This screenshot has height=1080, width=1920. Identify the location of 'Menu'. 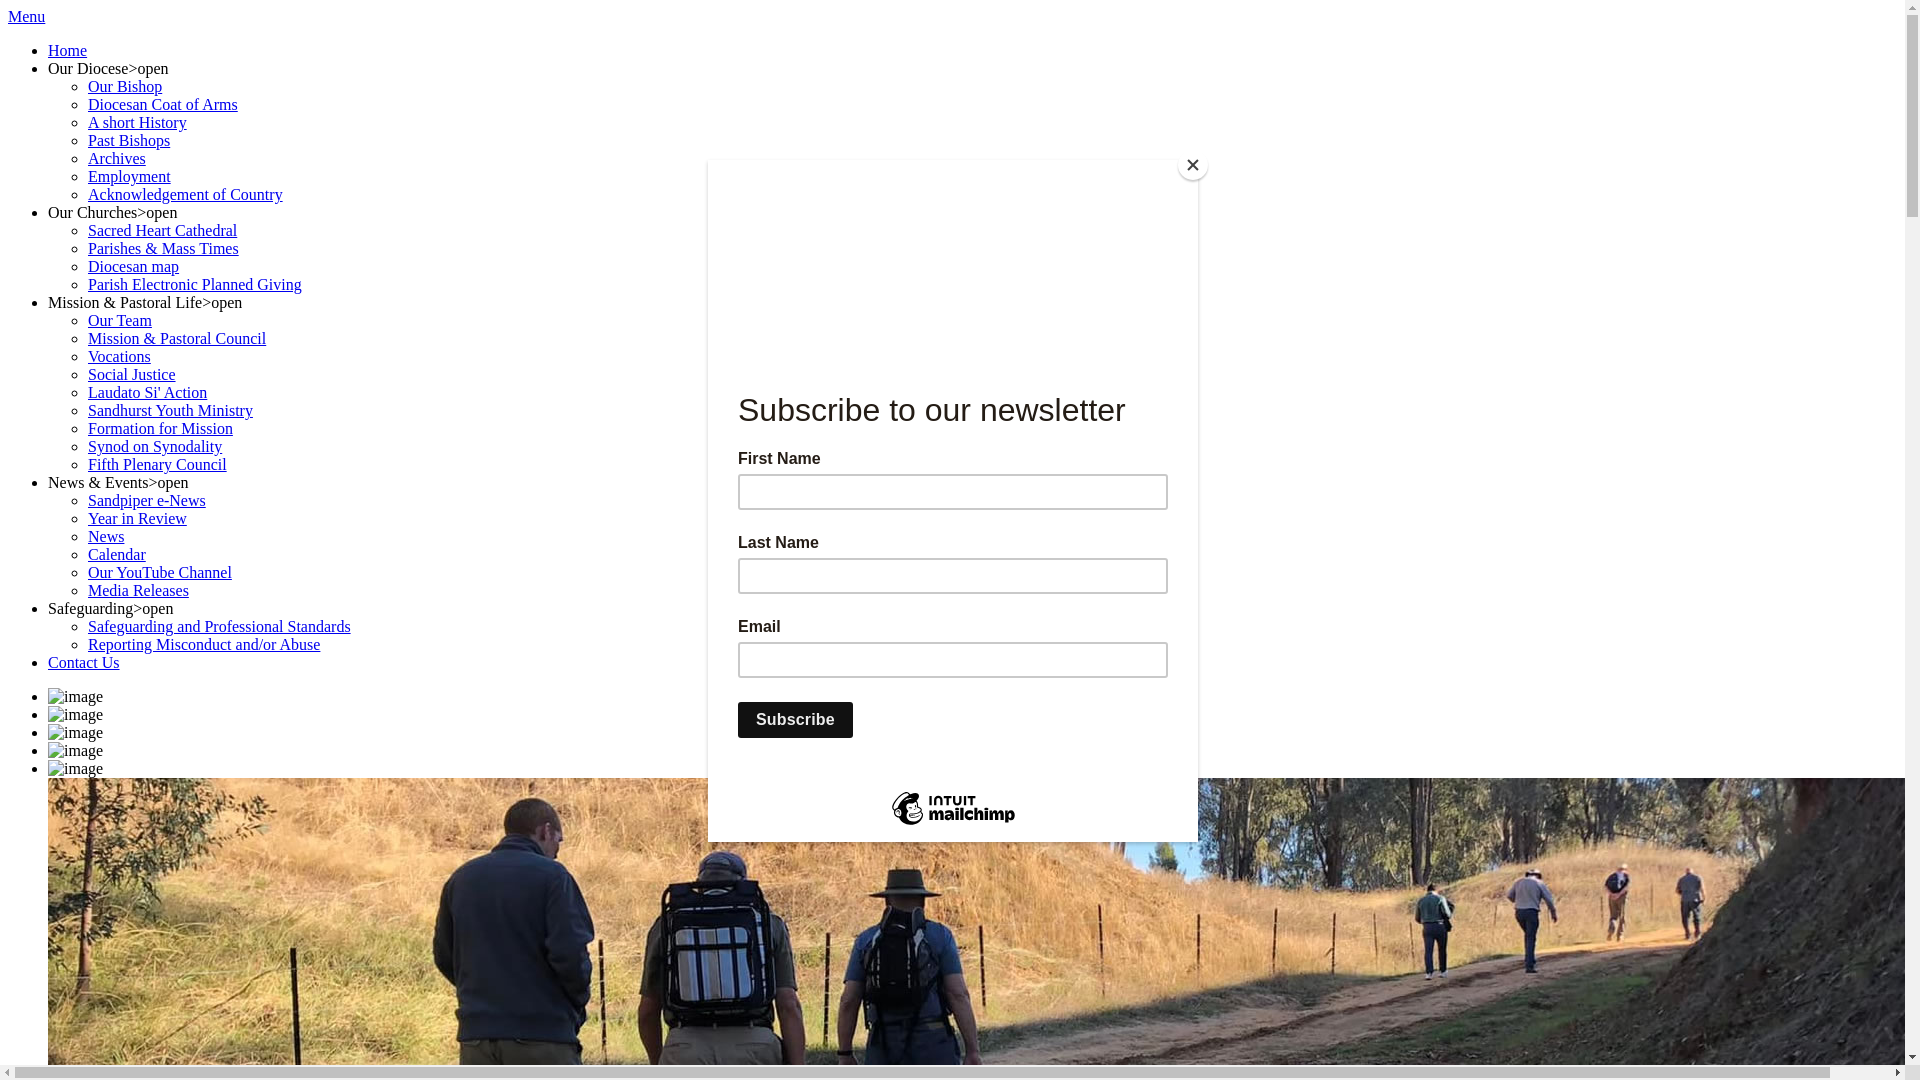
(8, 16).